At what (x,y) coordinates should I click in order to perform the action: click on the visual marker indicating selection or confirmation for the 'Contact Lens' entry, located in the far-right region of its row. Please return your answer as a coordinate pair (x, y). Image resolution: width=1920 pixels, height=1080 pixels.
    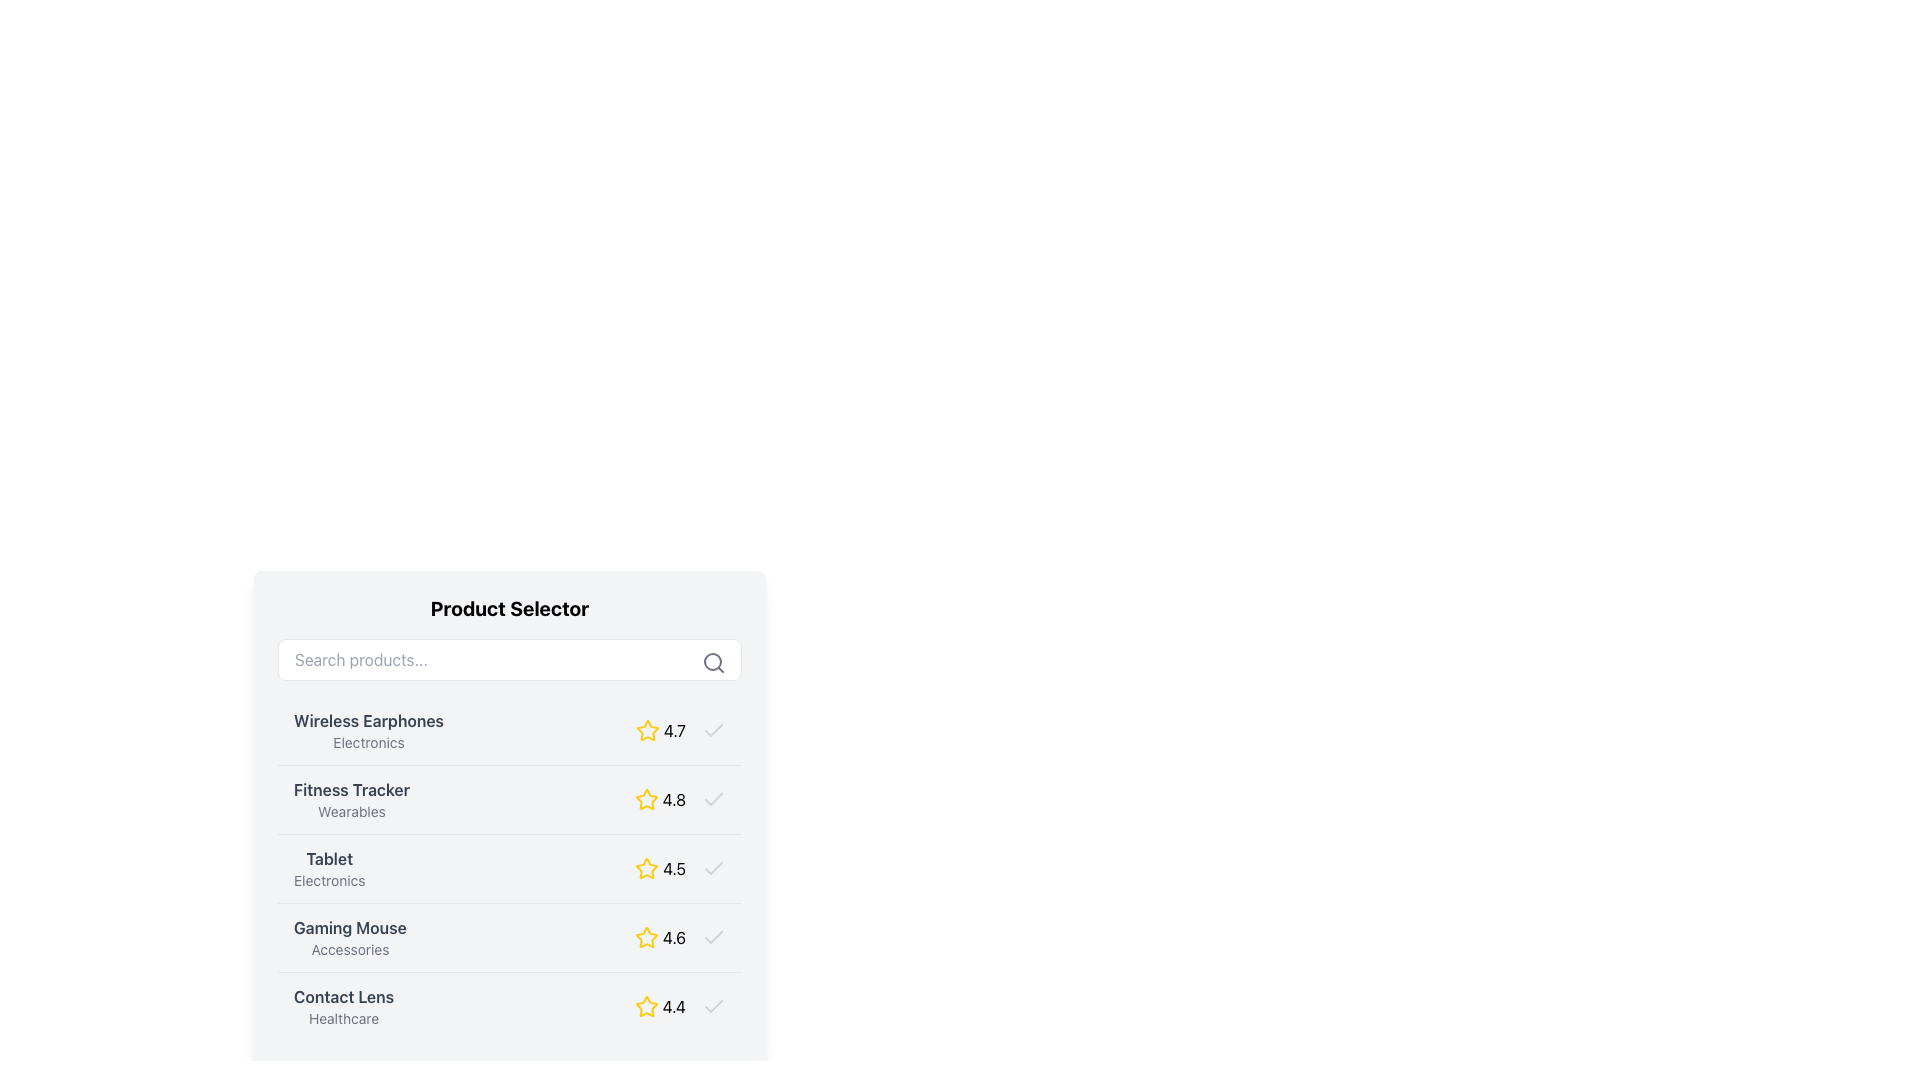
    Looking at the image, I should click on (714, 1006).